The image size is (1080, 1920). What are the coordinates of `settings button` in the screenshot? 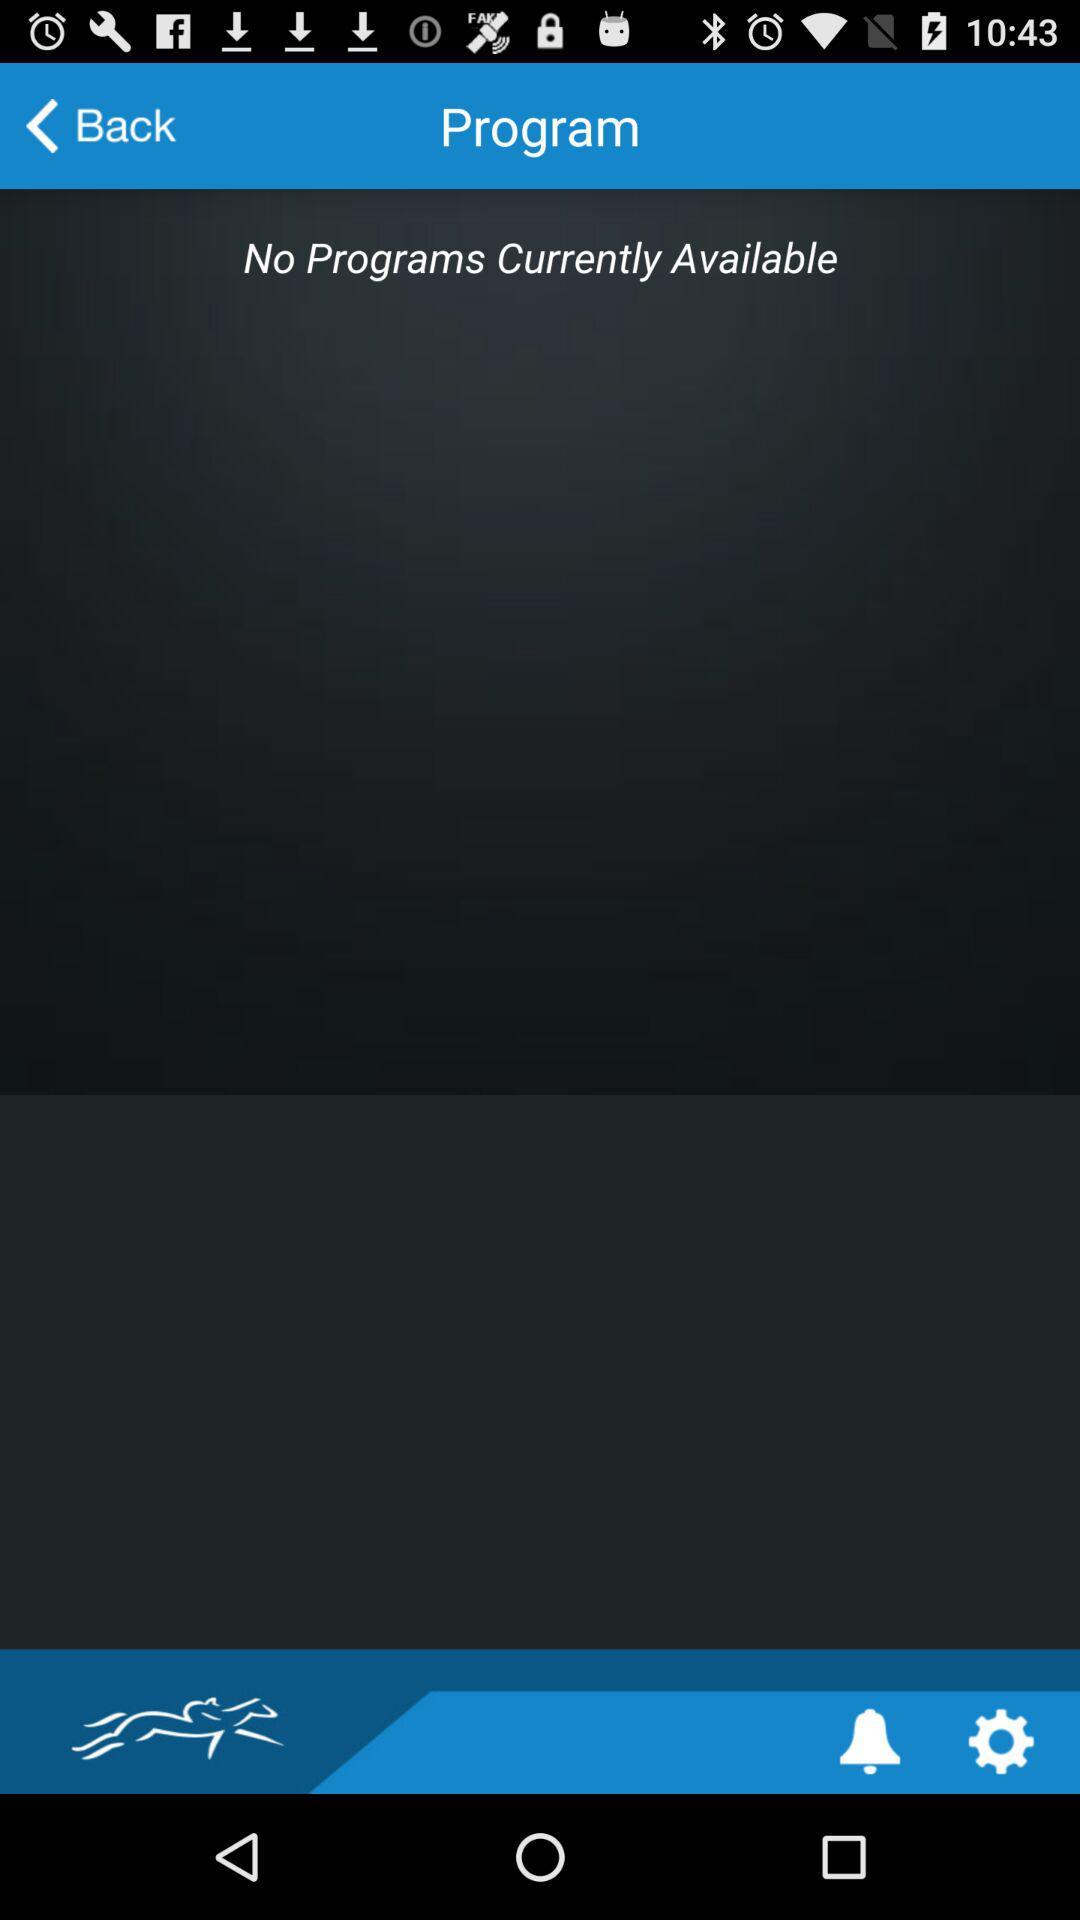 It's located at (1001, 1740).